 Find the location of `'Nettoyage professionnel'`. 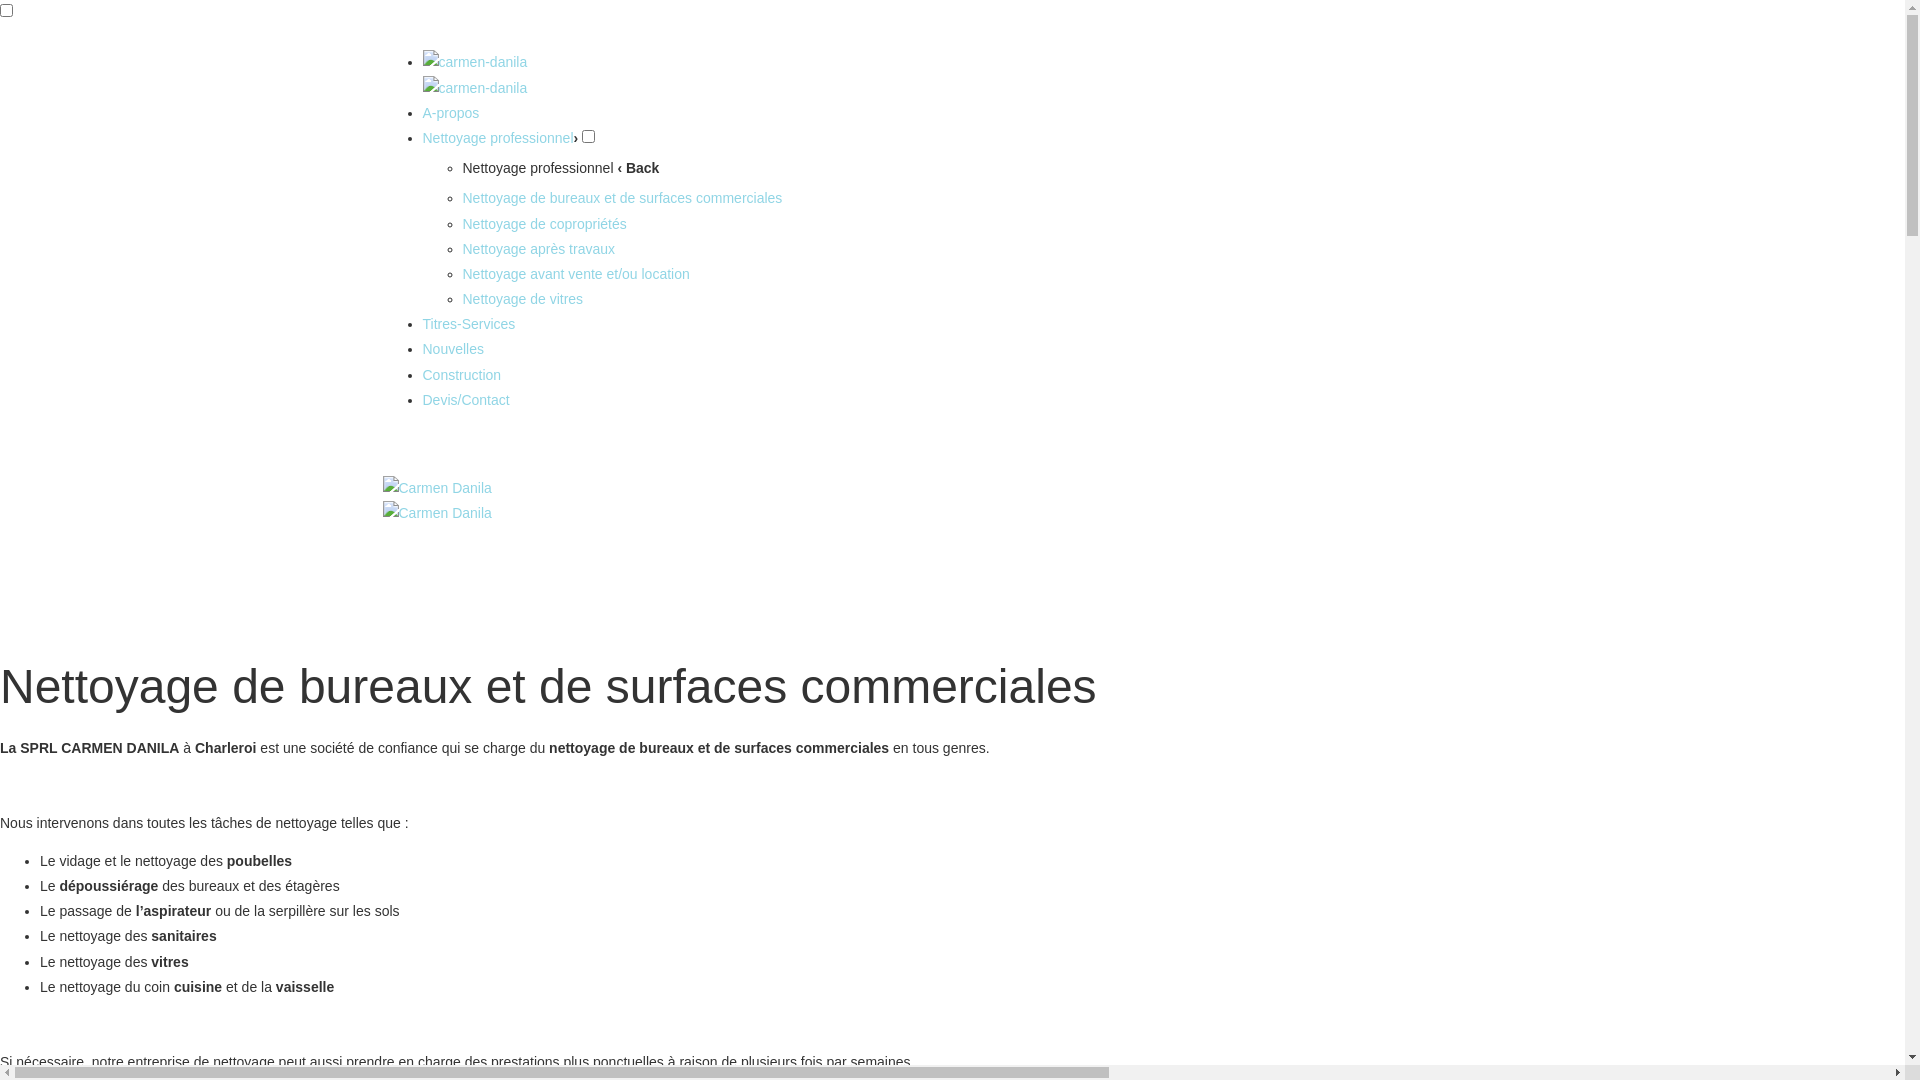

'Nettoyage professionnel' is located at coordinates (497, 137).